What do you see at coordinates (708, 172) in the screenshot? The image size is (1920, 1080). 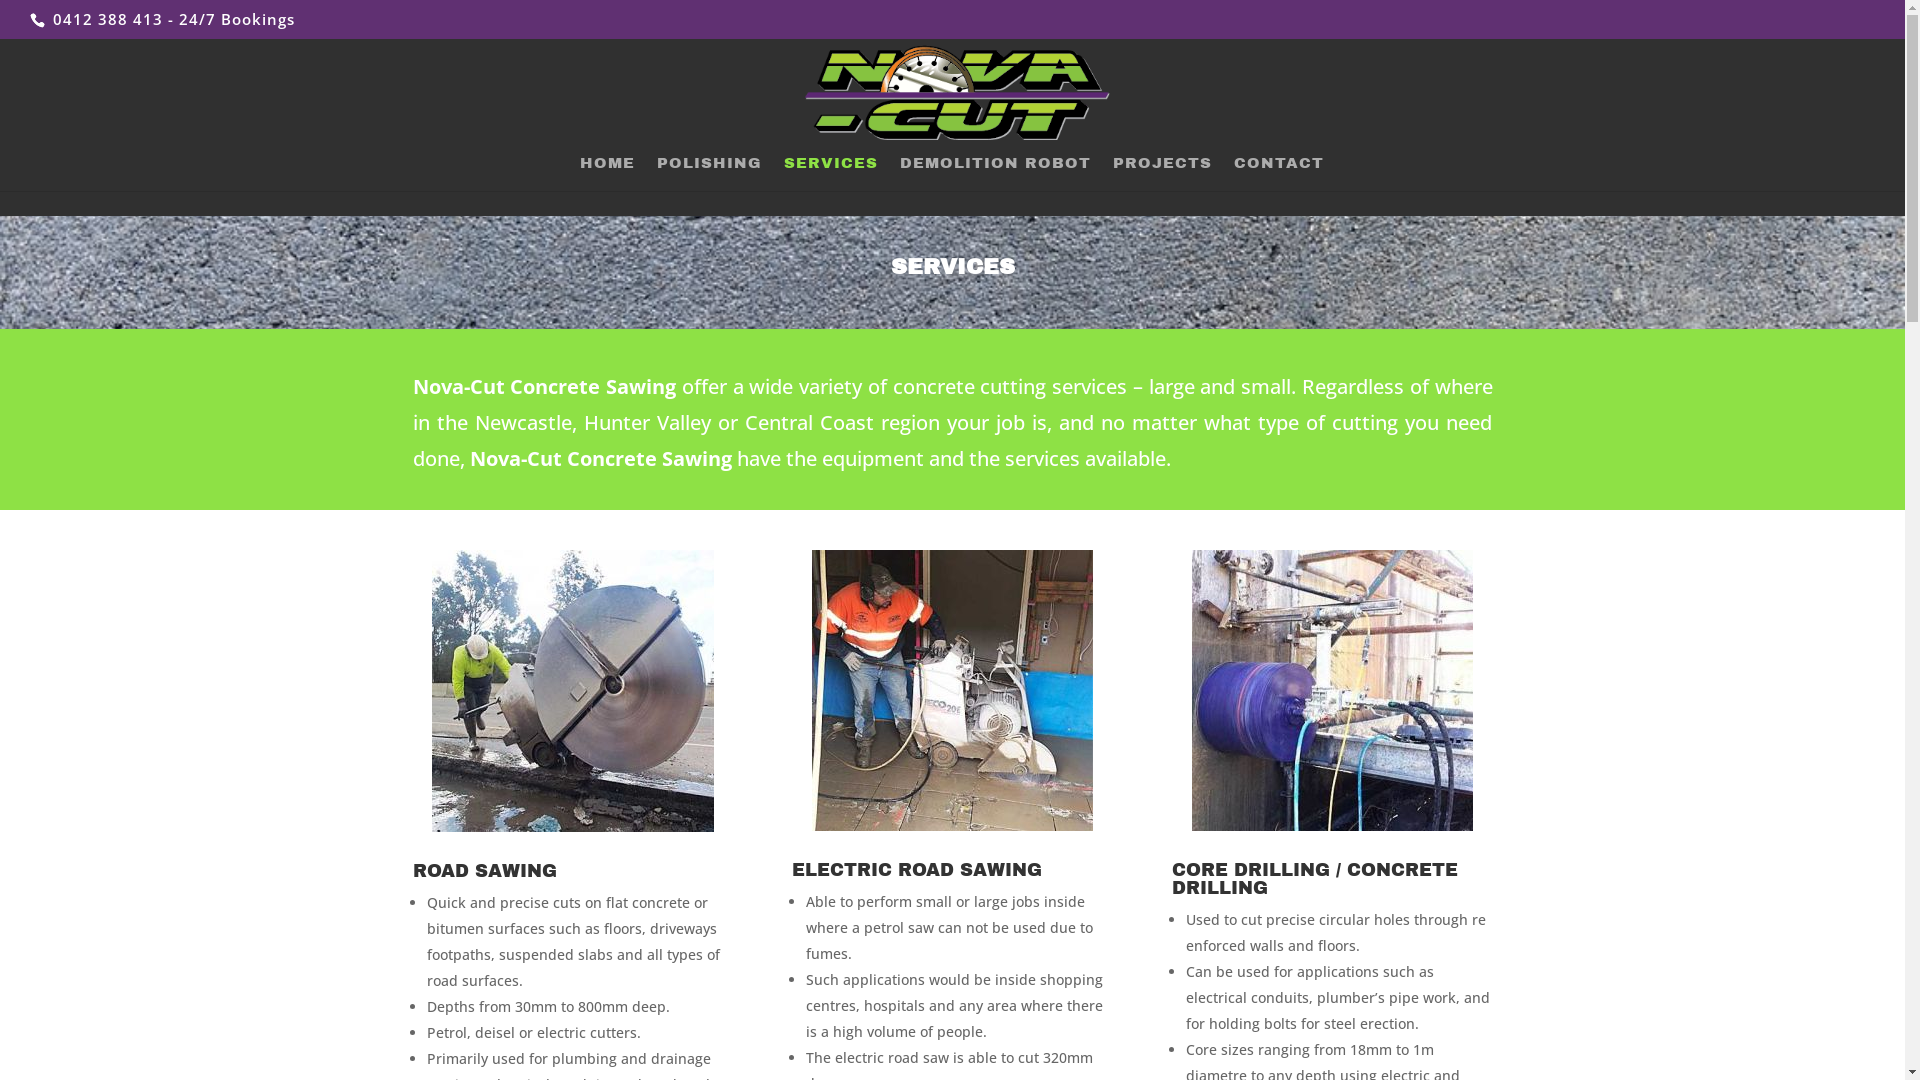 I see `'POLISHING'` at bounding box center [708, 172].